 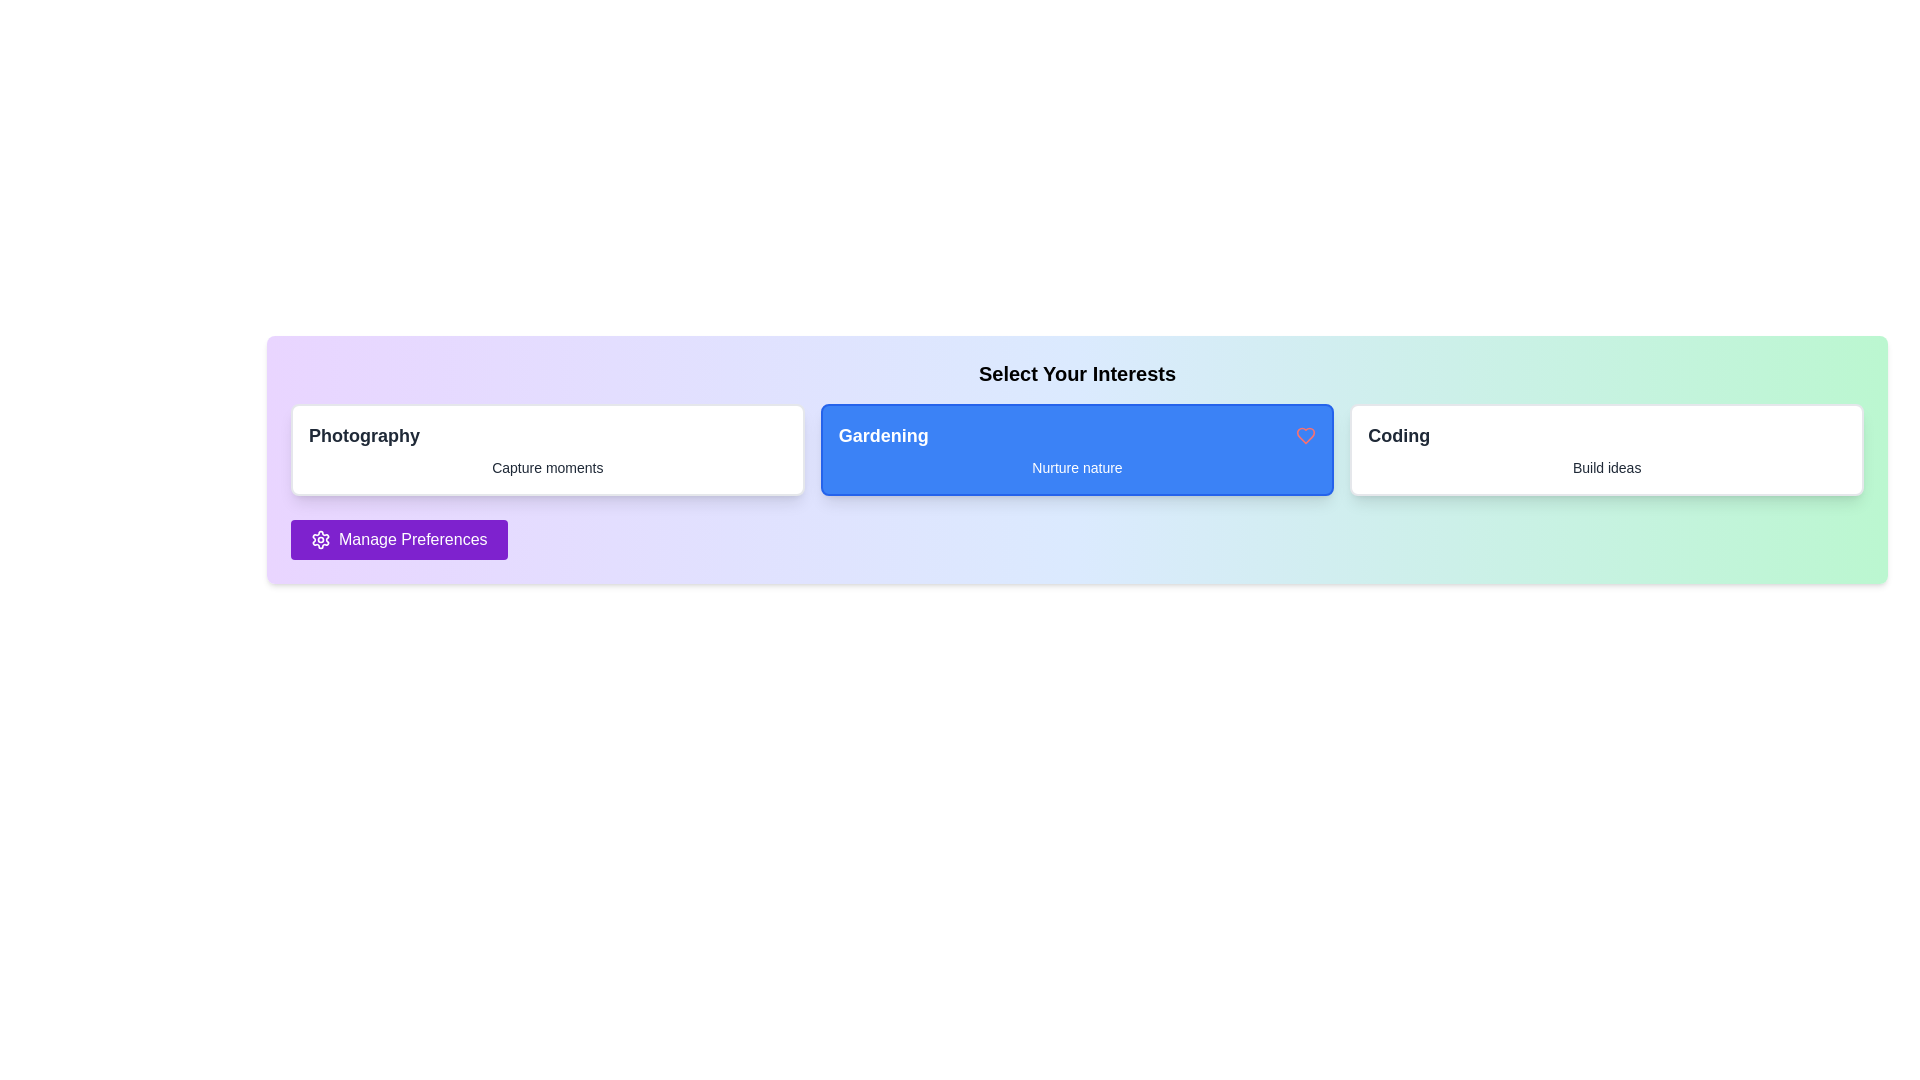 I want to click on the interest card labeled Gardening, so click(x=1076, y=450).